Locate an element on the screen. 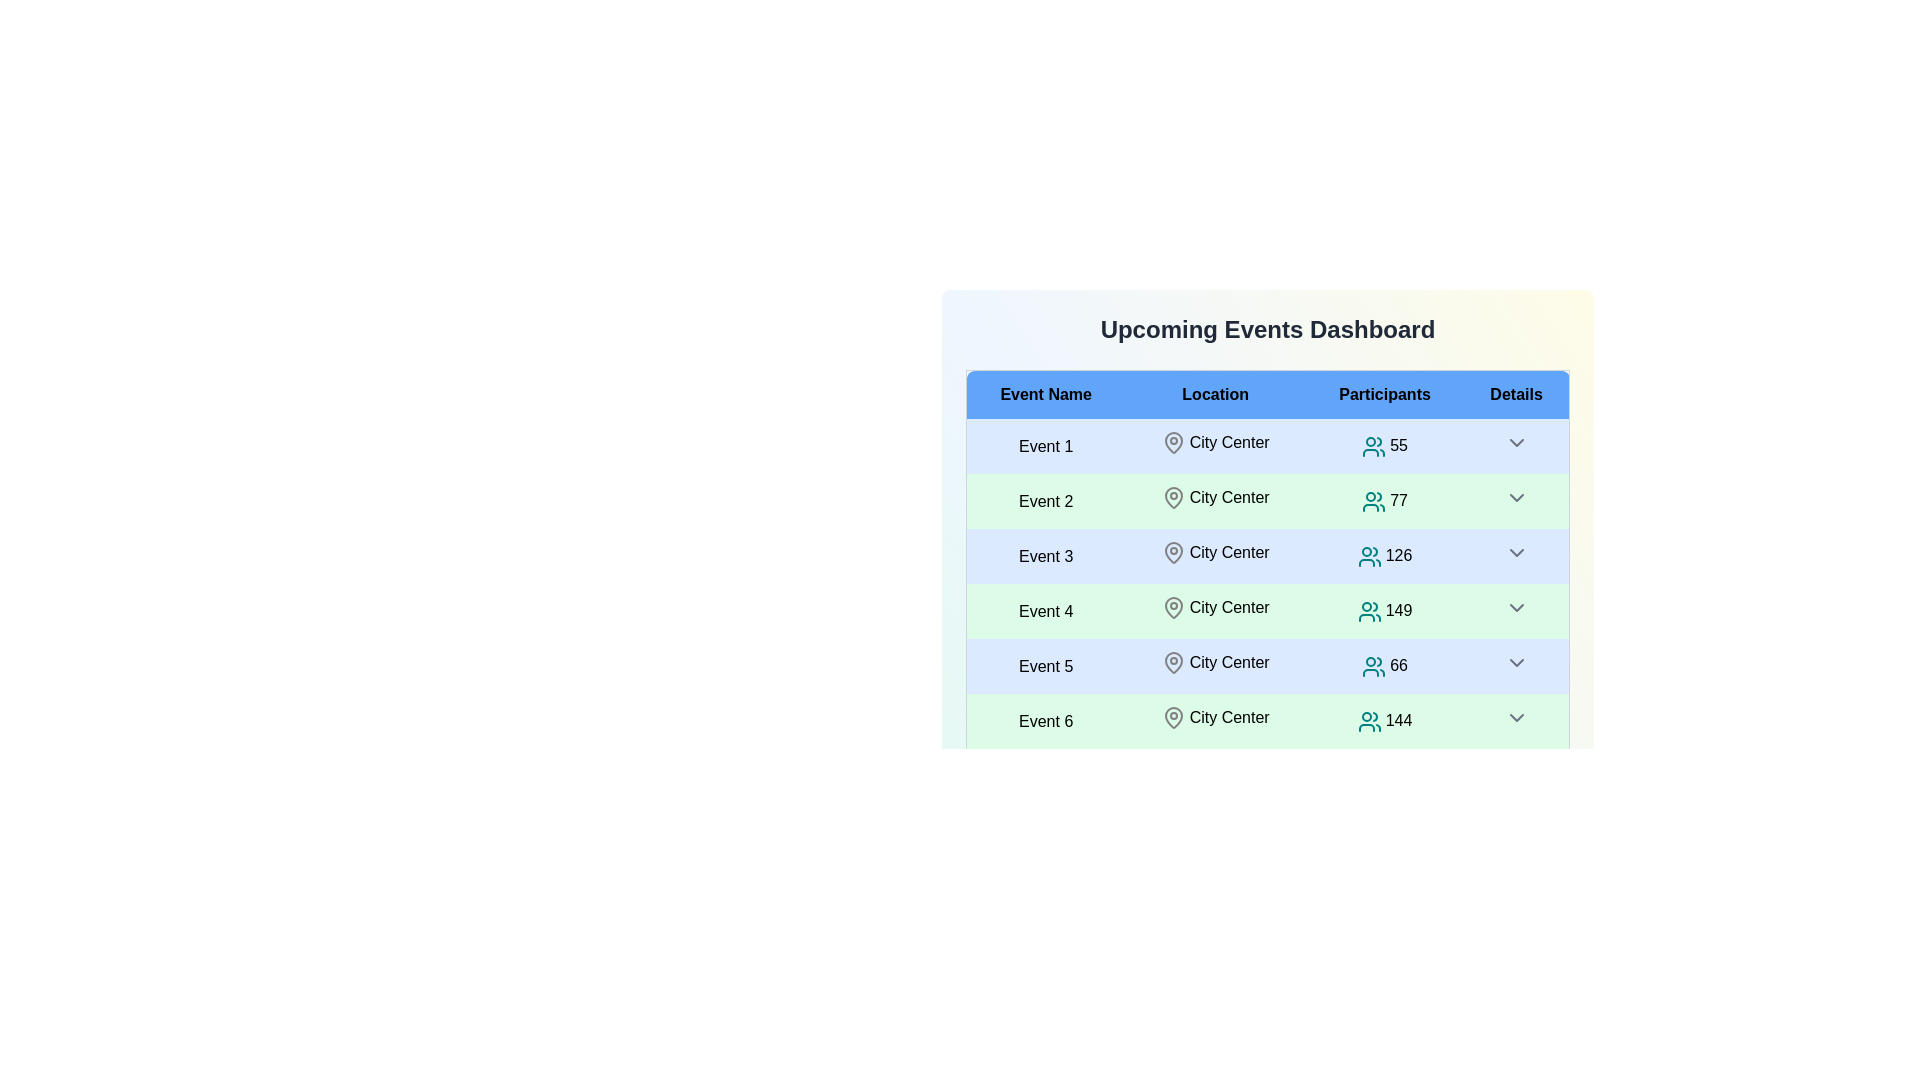 This screenshot has height=1080, width=1920. the row corresponding to Event 2 to inspect its details is located at coordinates (1045, 500).